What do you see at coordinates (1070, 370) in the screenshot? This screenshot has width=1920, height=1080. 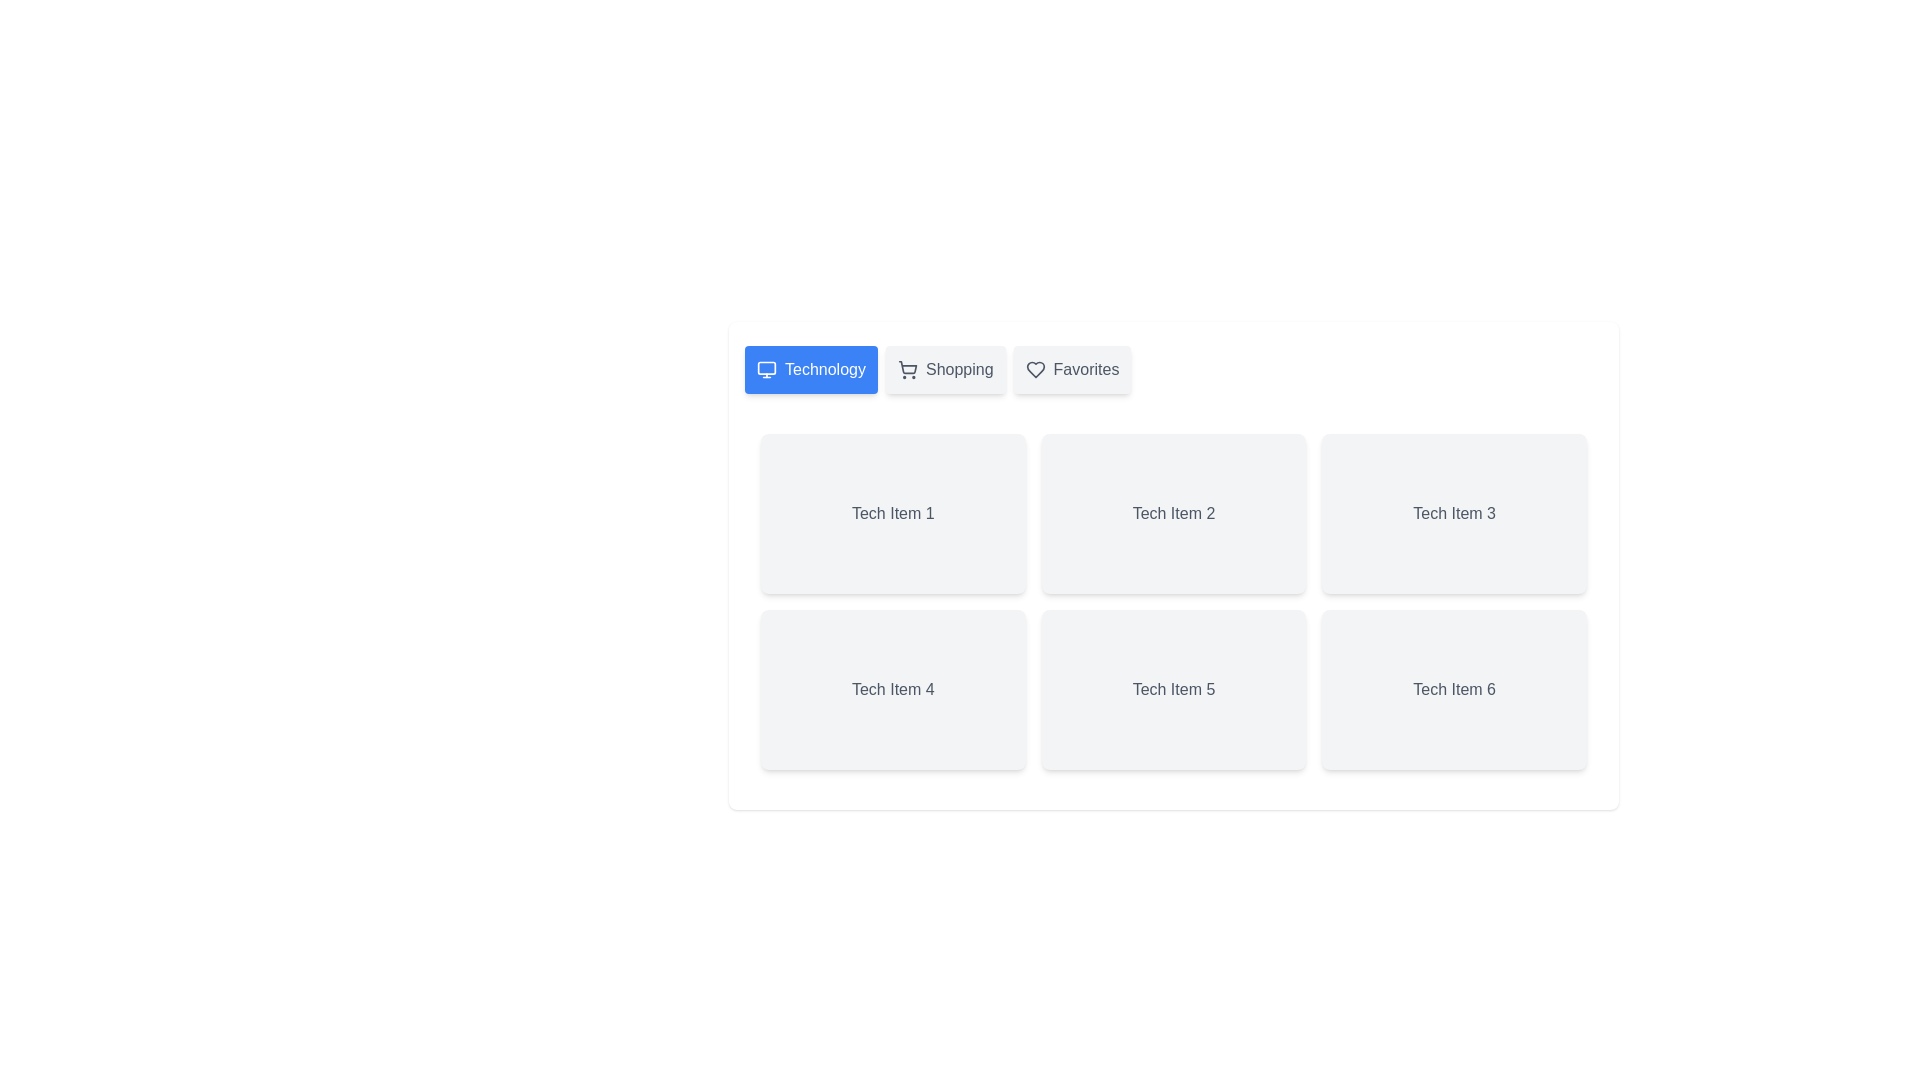 I see `the tab labeled Favorites to switch the active view to that tab` at bounding box center [1070, 370].